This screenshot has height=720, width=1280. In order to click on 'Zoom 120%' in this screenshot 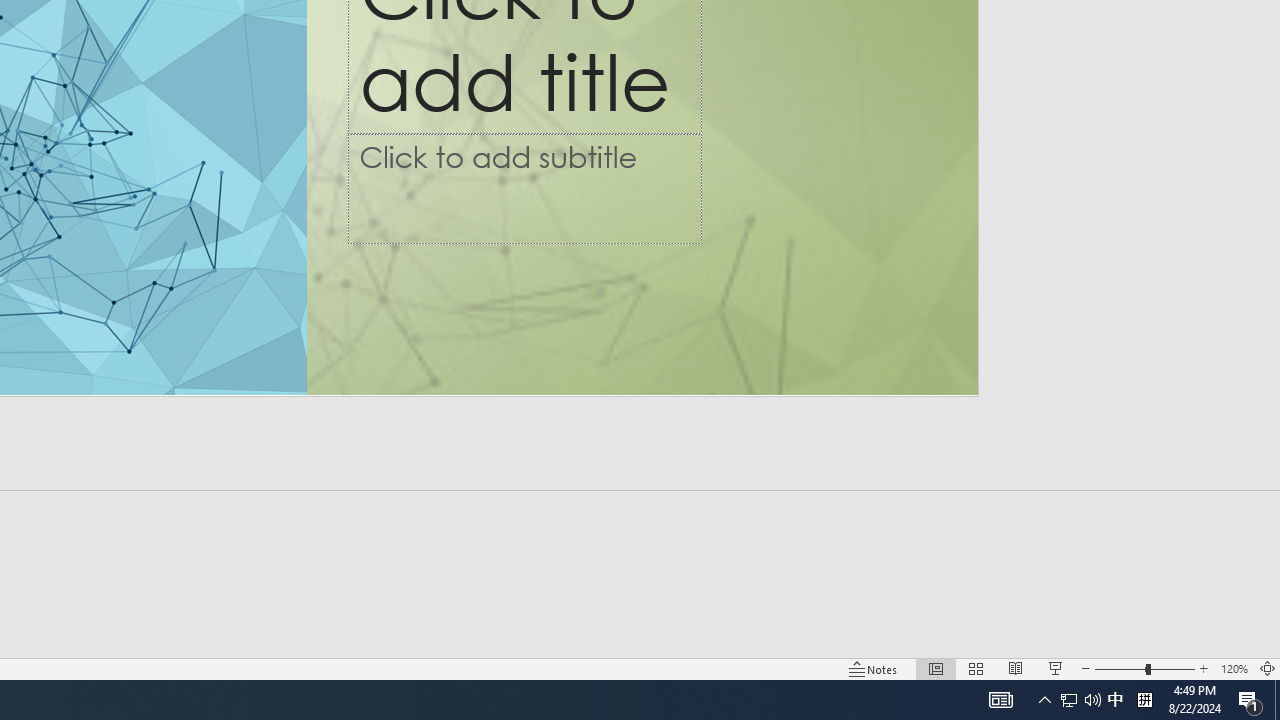, I will do `click(1233, 669)`.